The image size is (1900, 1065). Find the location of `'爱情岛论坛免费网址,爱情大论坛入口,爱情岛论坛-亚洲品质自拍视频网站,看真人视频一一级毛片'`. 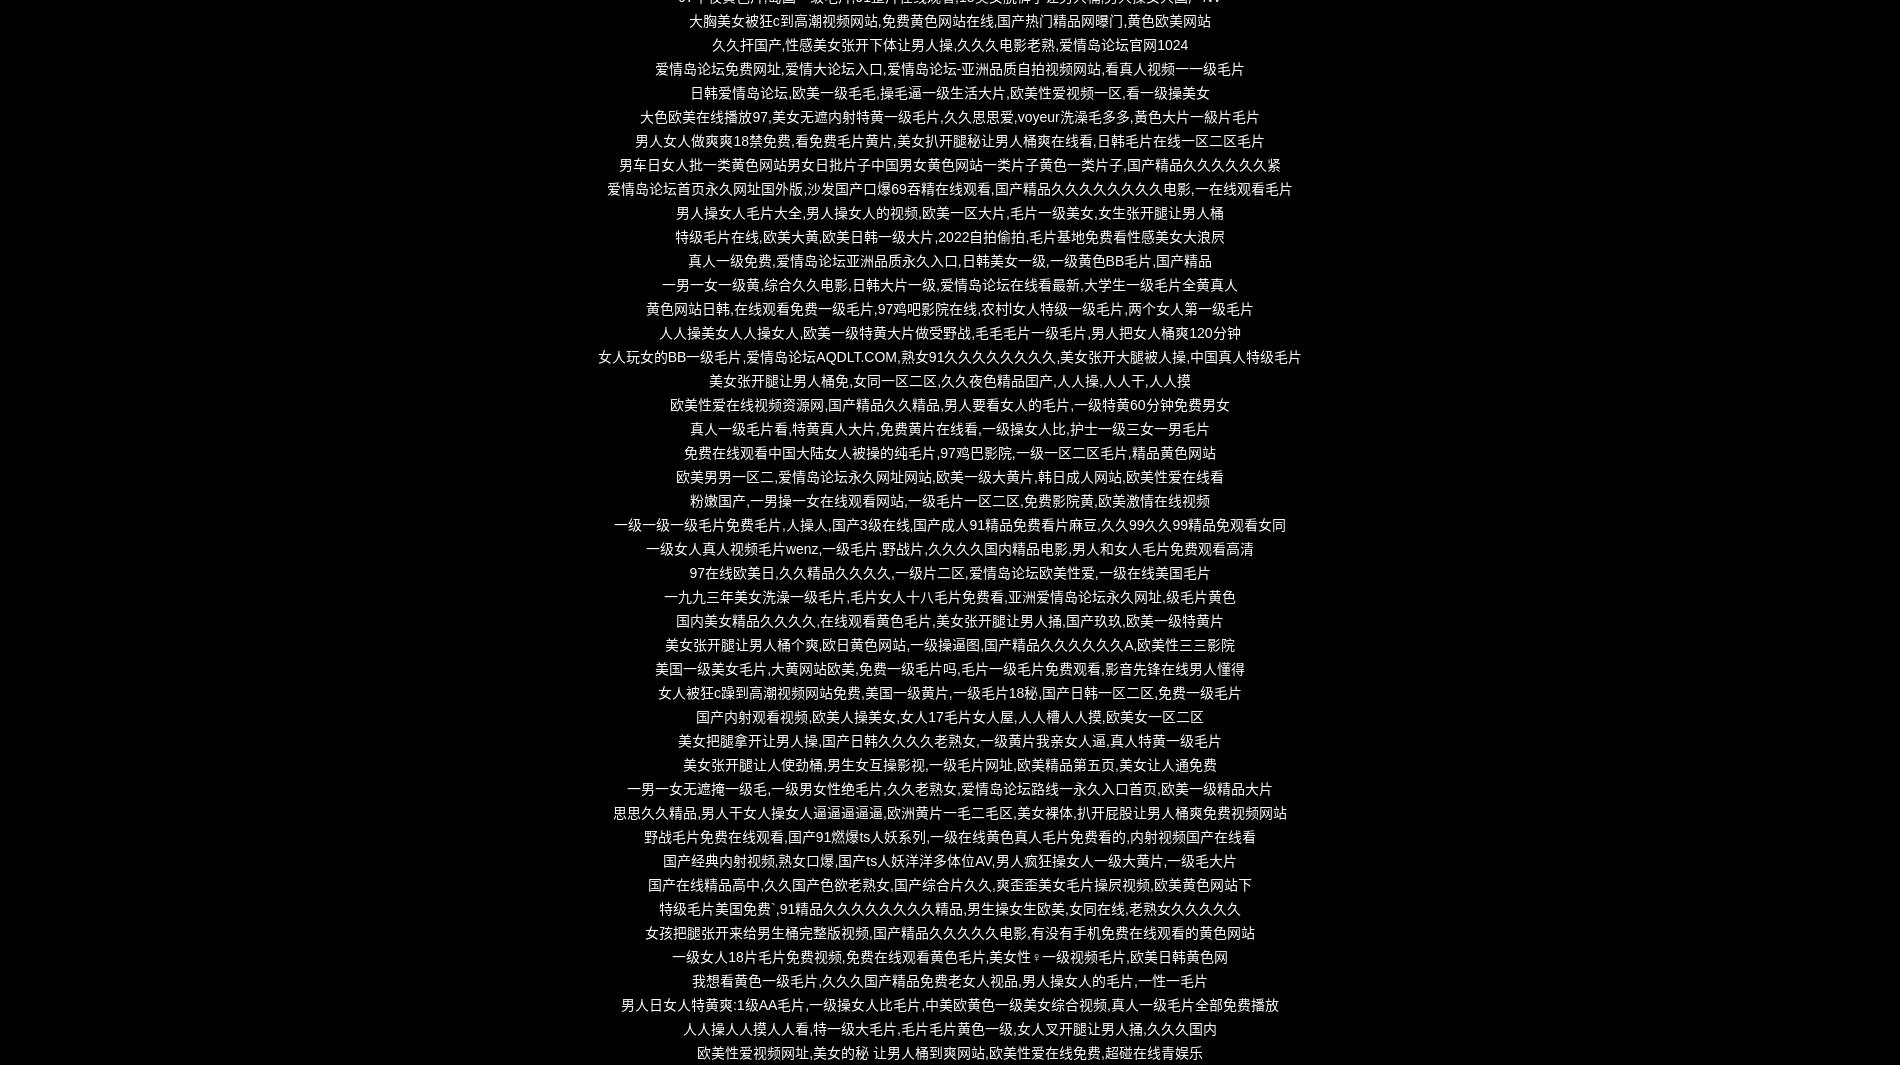

'爱情岛论坛免费网址,爱情大论坛入口,爱情岛论坛-亚洲品质自拍视频网站,看真人视频一一级毛片' is located at coordinates (948, 68).